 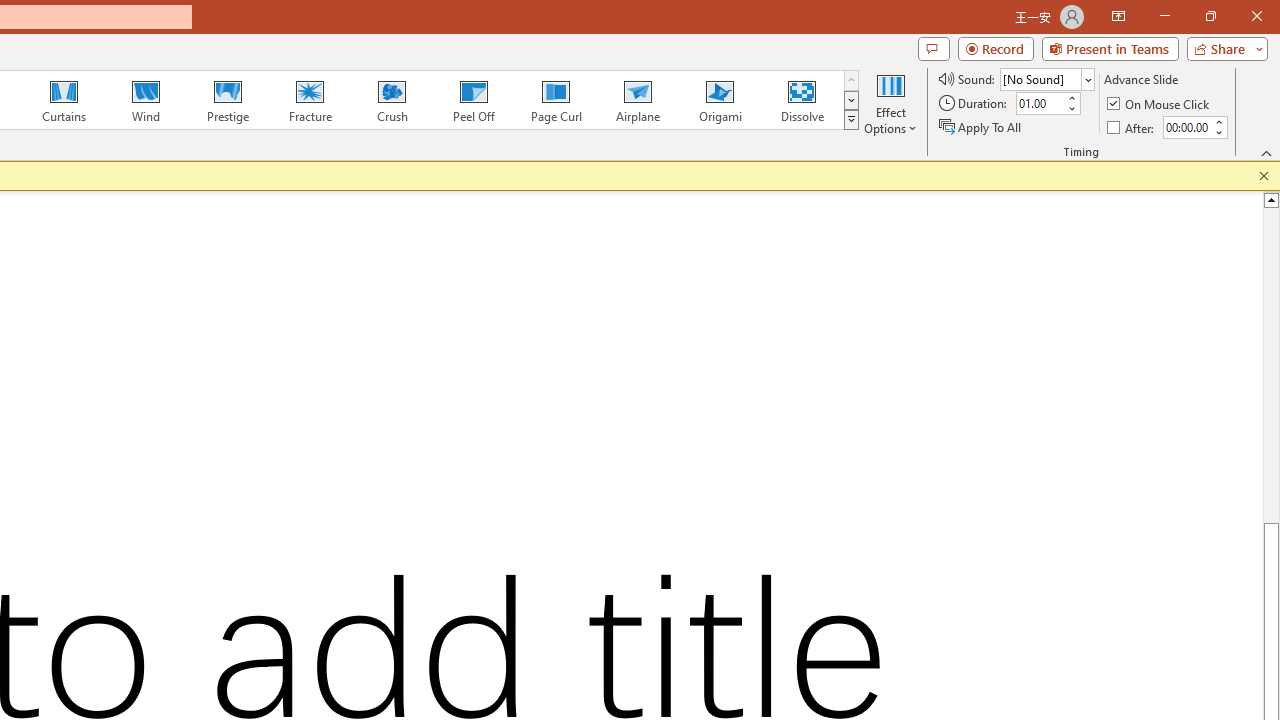 I want to click on 'Crush', so click(x=391, y=100).